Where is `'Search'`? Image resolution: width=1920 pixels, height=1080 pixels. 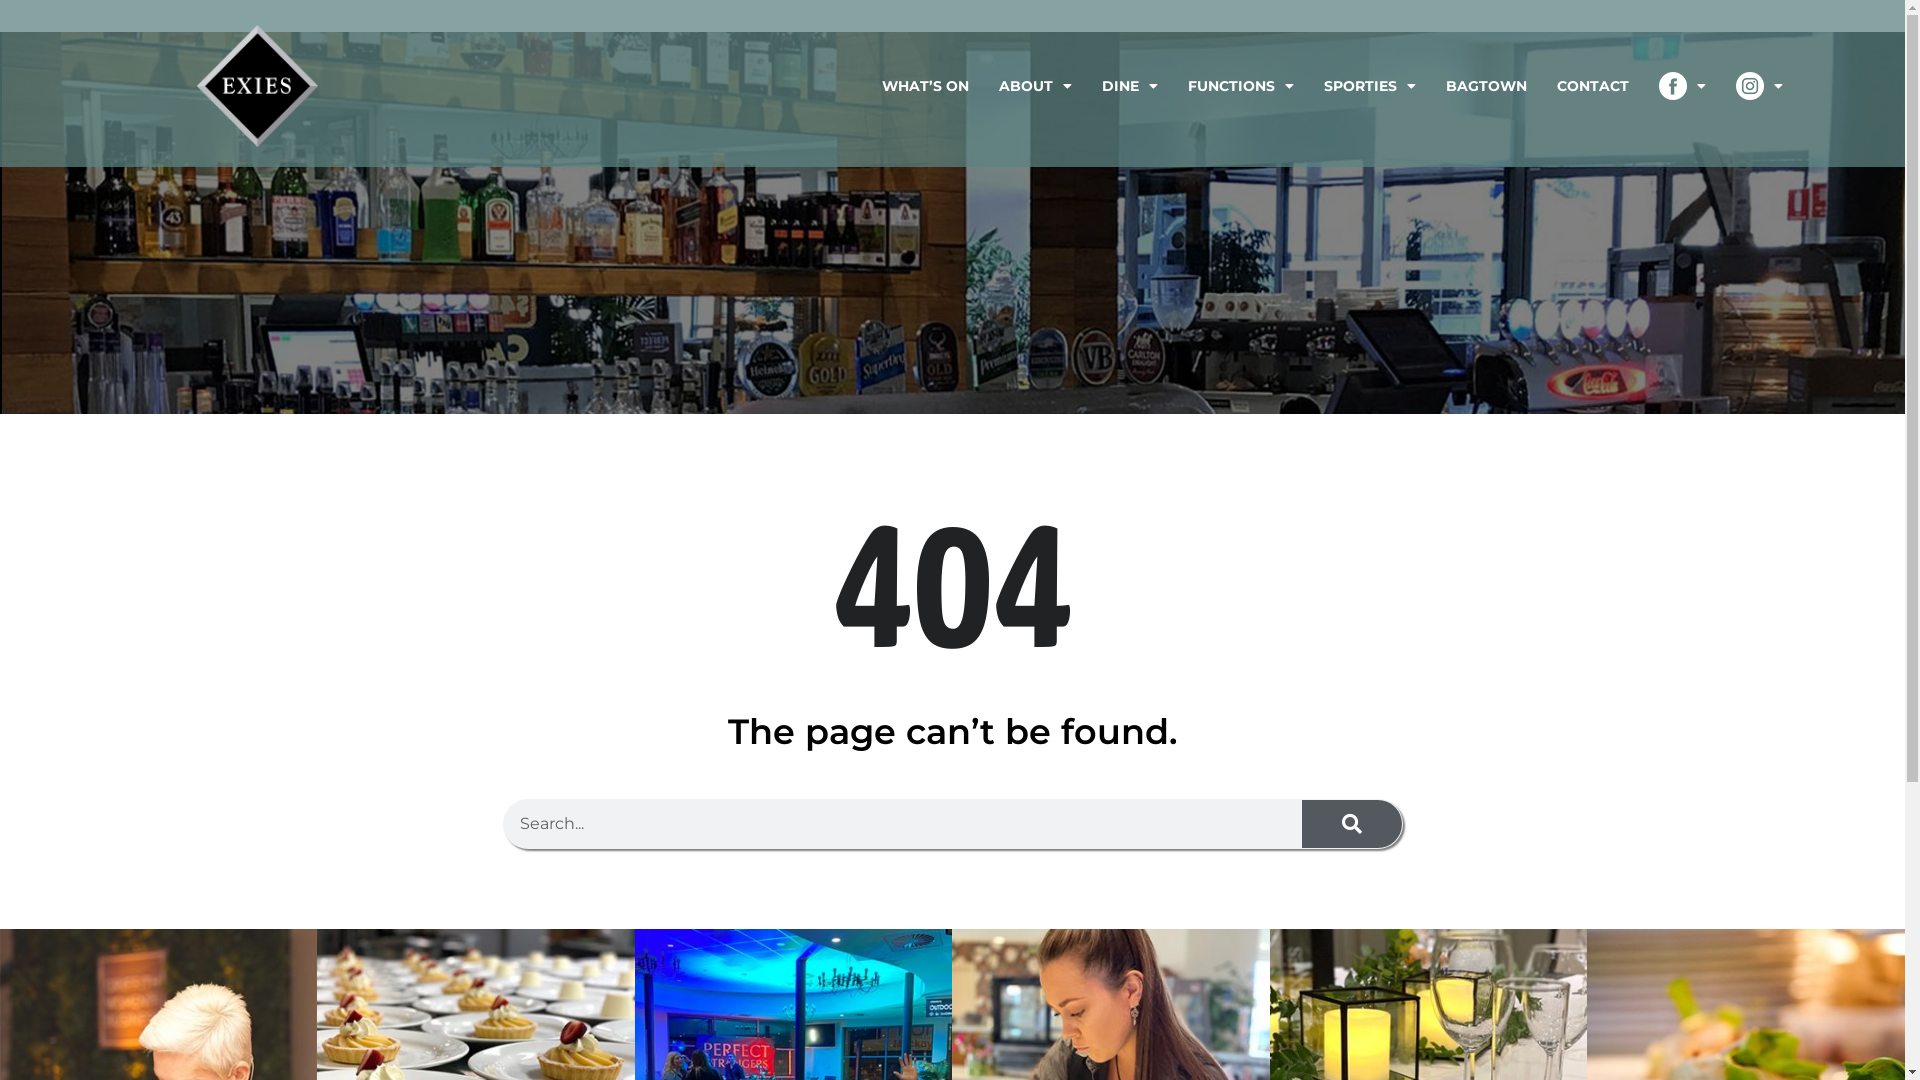
'Search' is located at coordinates (1352, 824).